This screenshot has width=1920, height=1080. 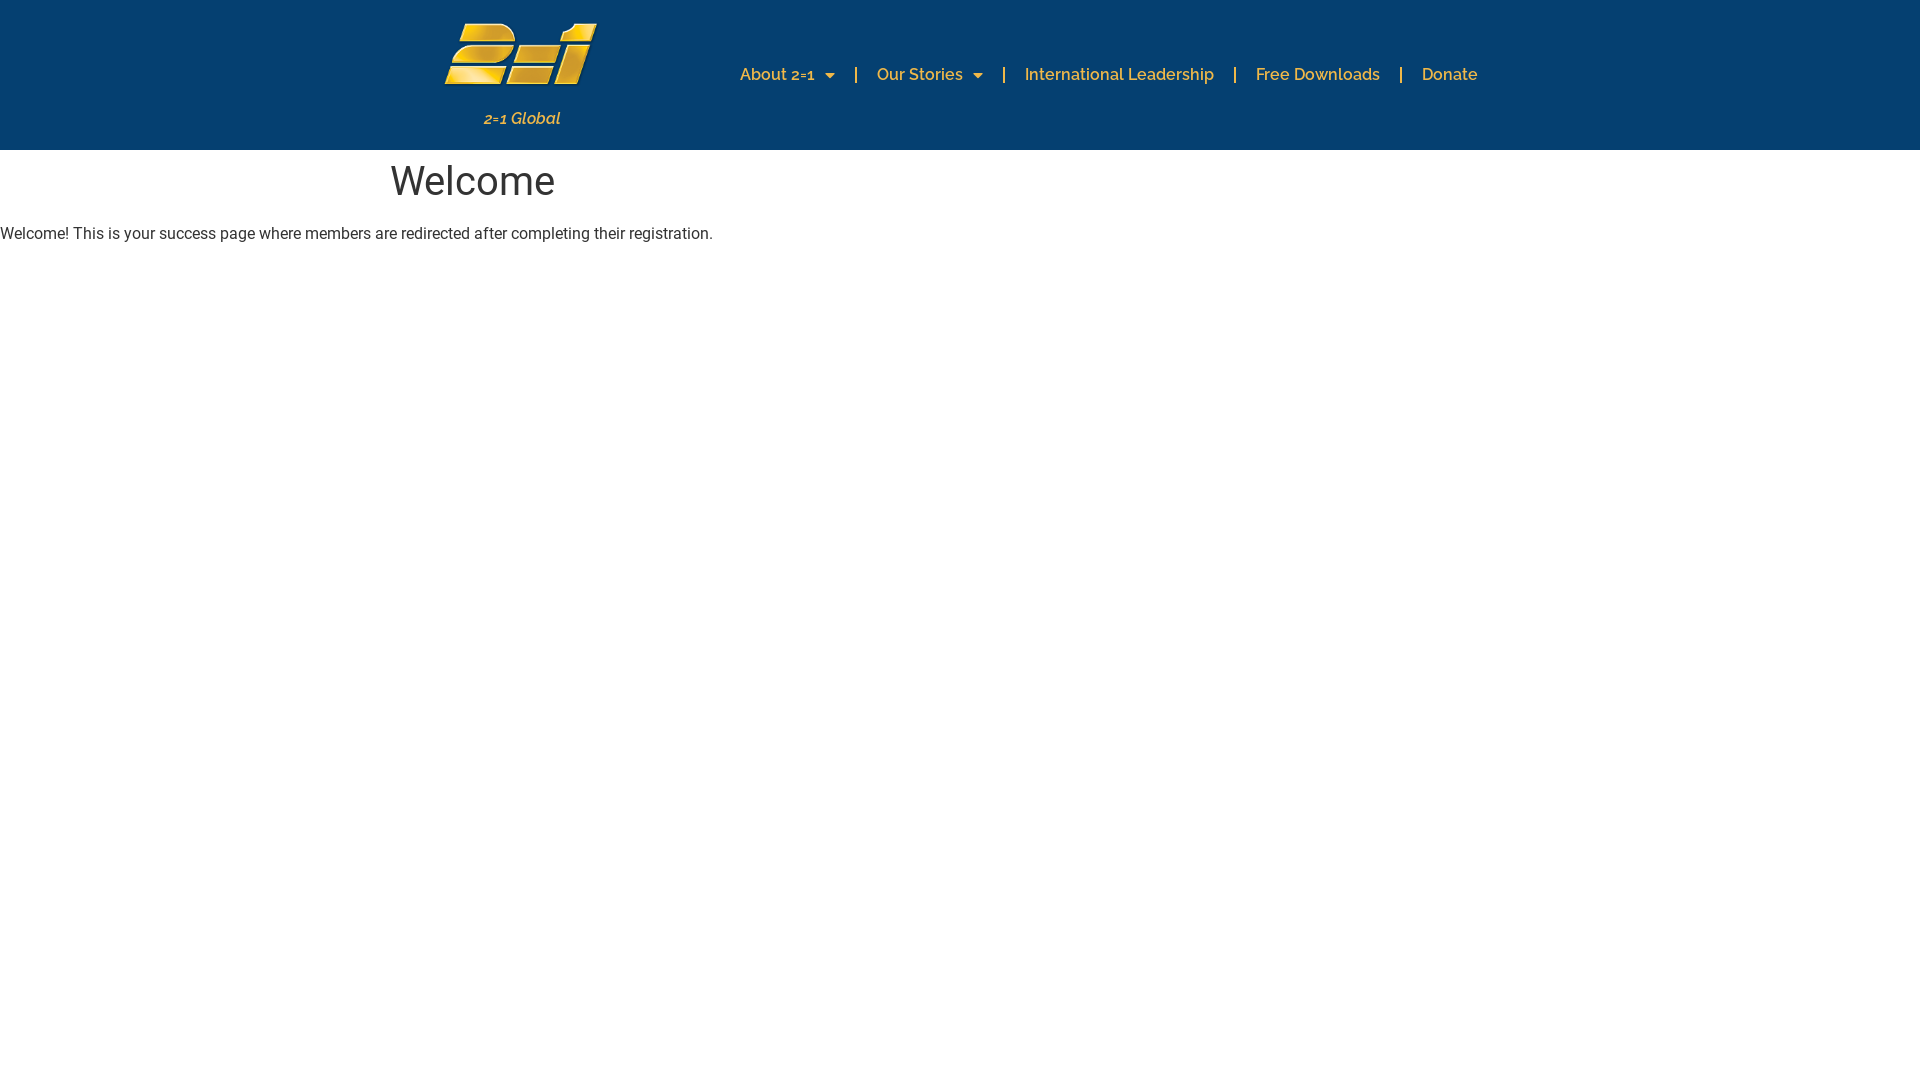 What do you see at coordinates (1318, 73) in the screenshot?
I see `'Free Downloads'` at bounding box center [1318, 73].